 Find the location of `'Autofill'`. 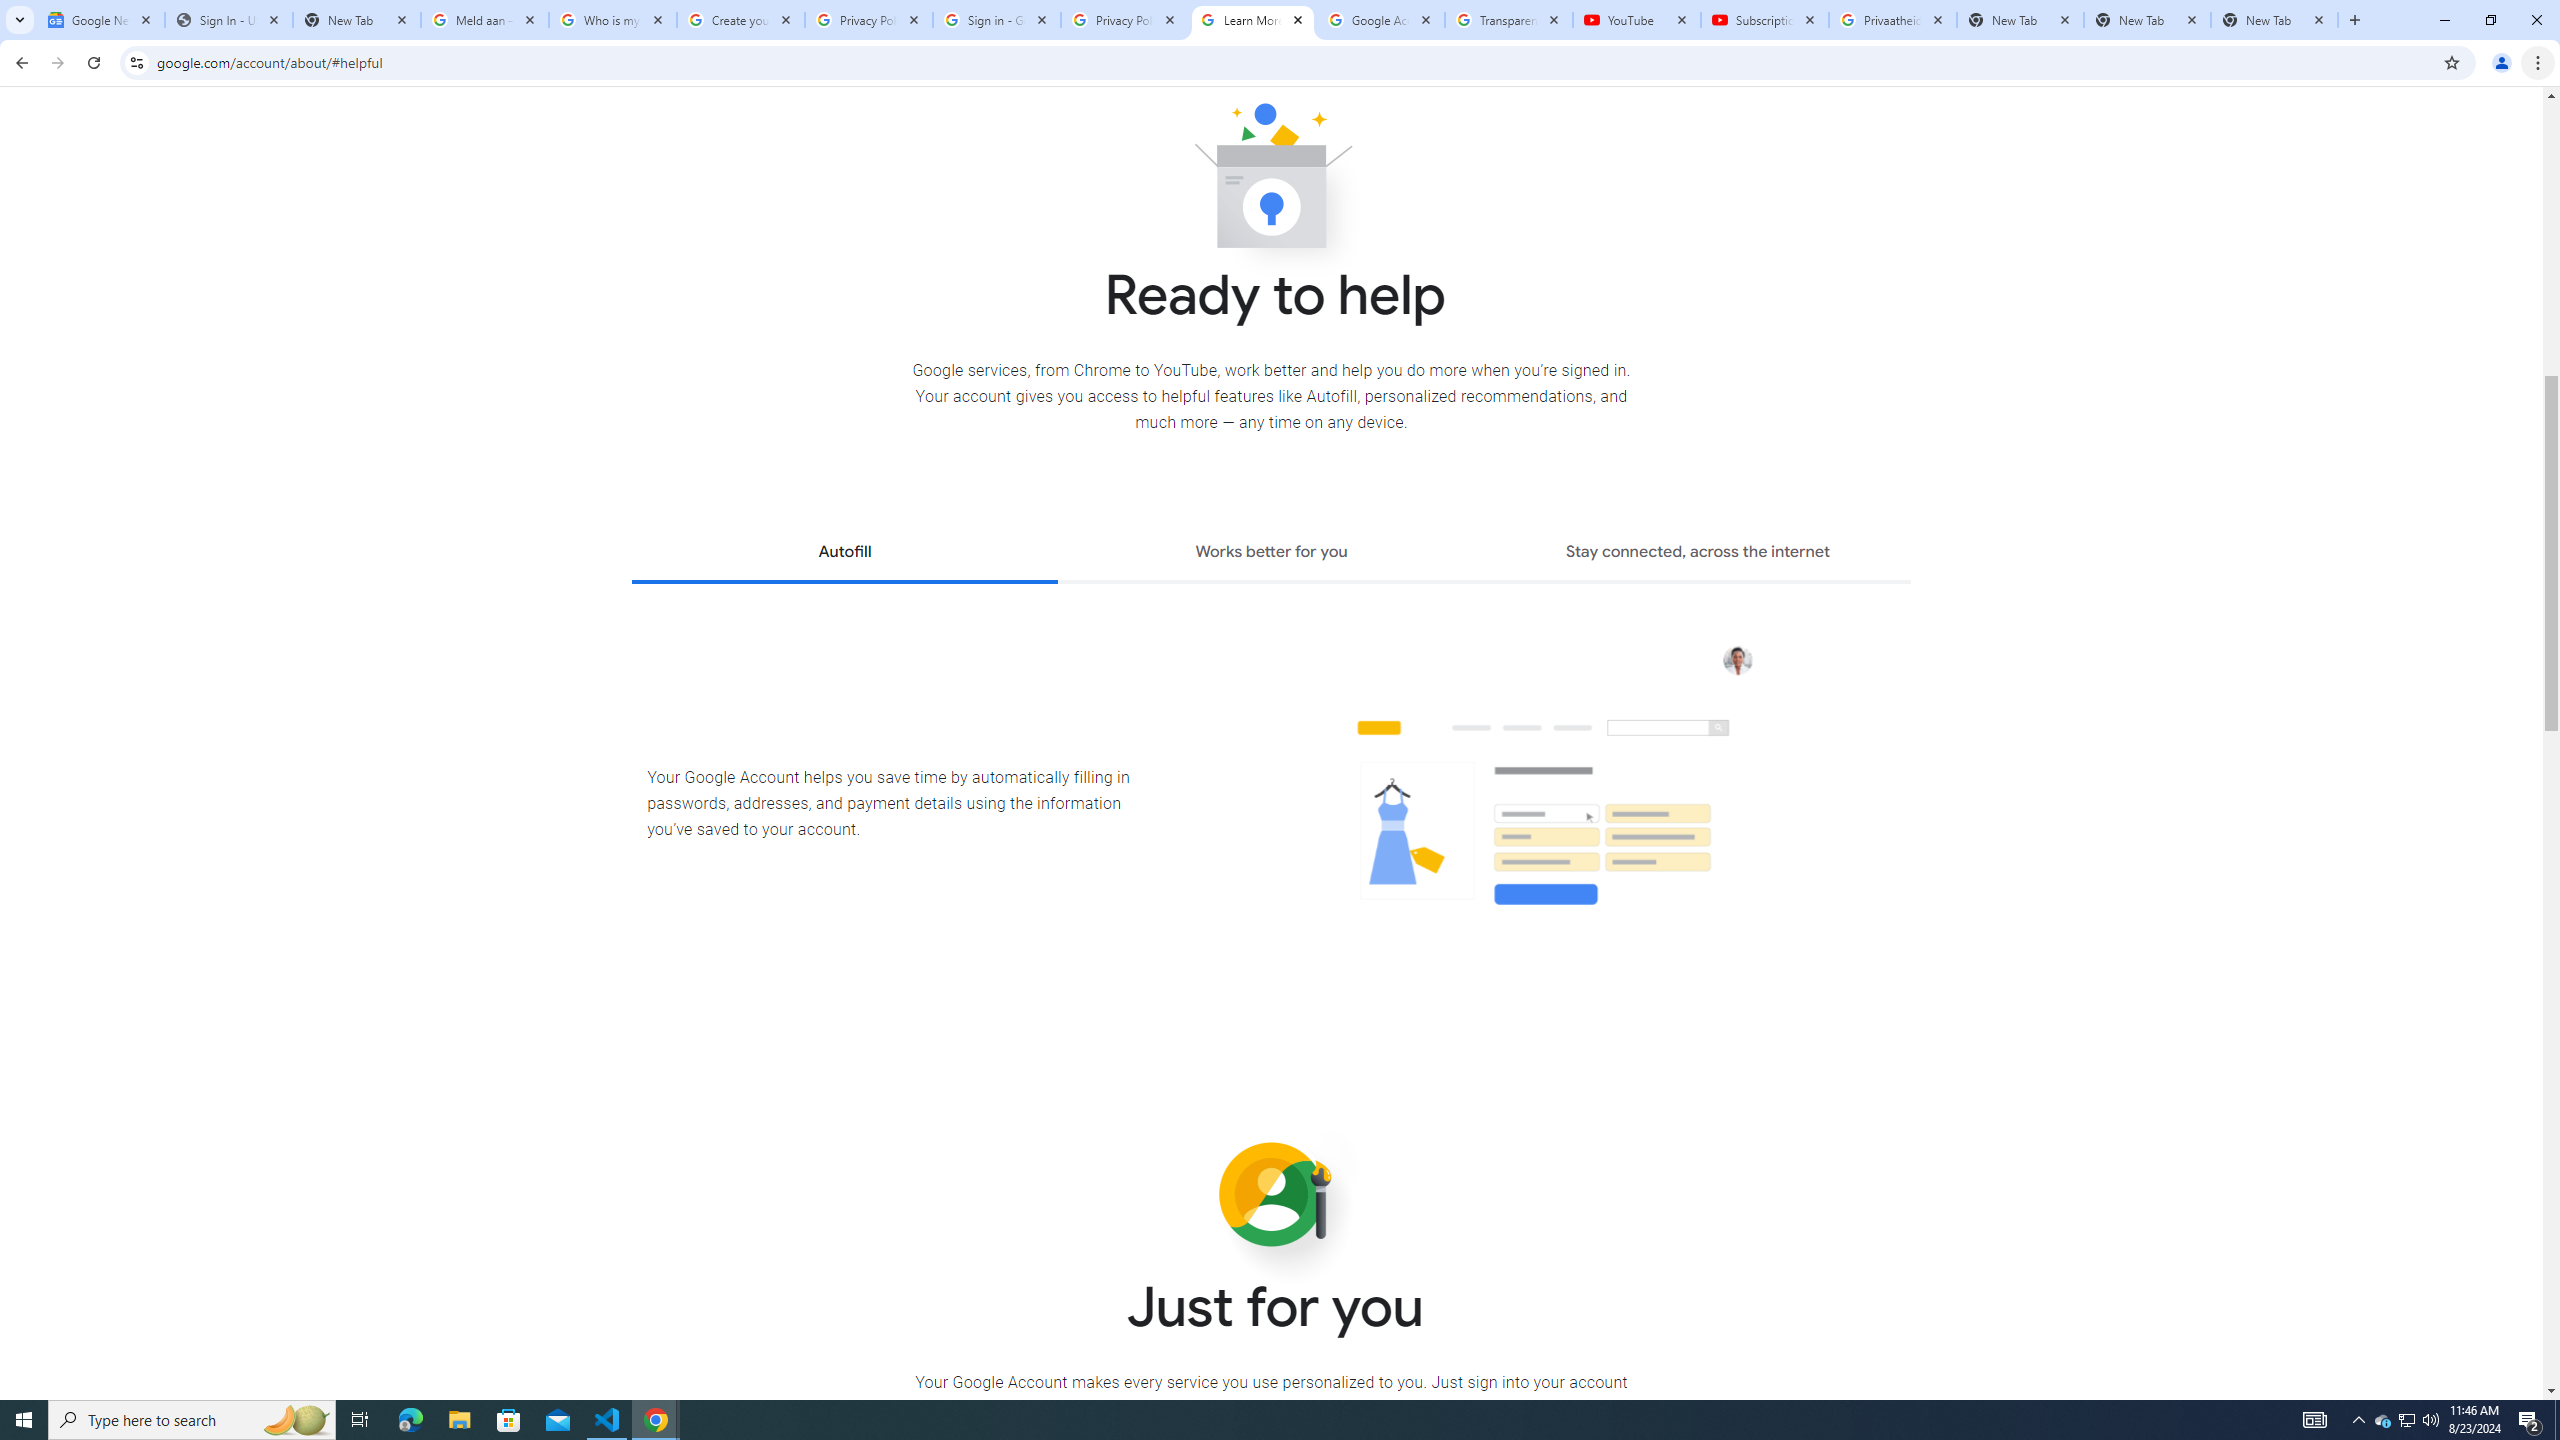

'Autofill' is located at coordinates (843, 554).